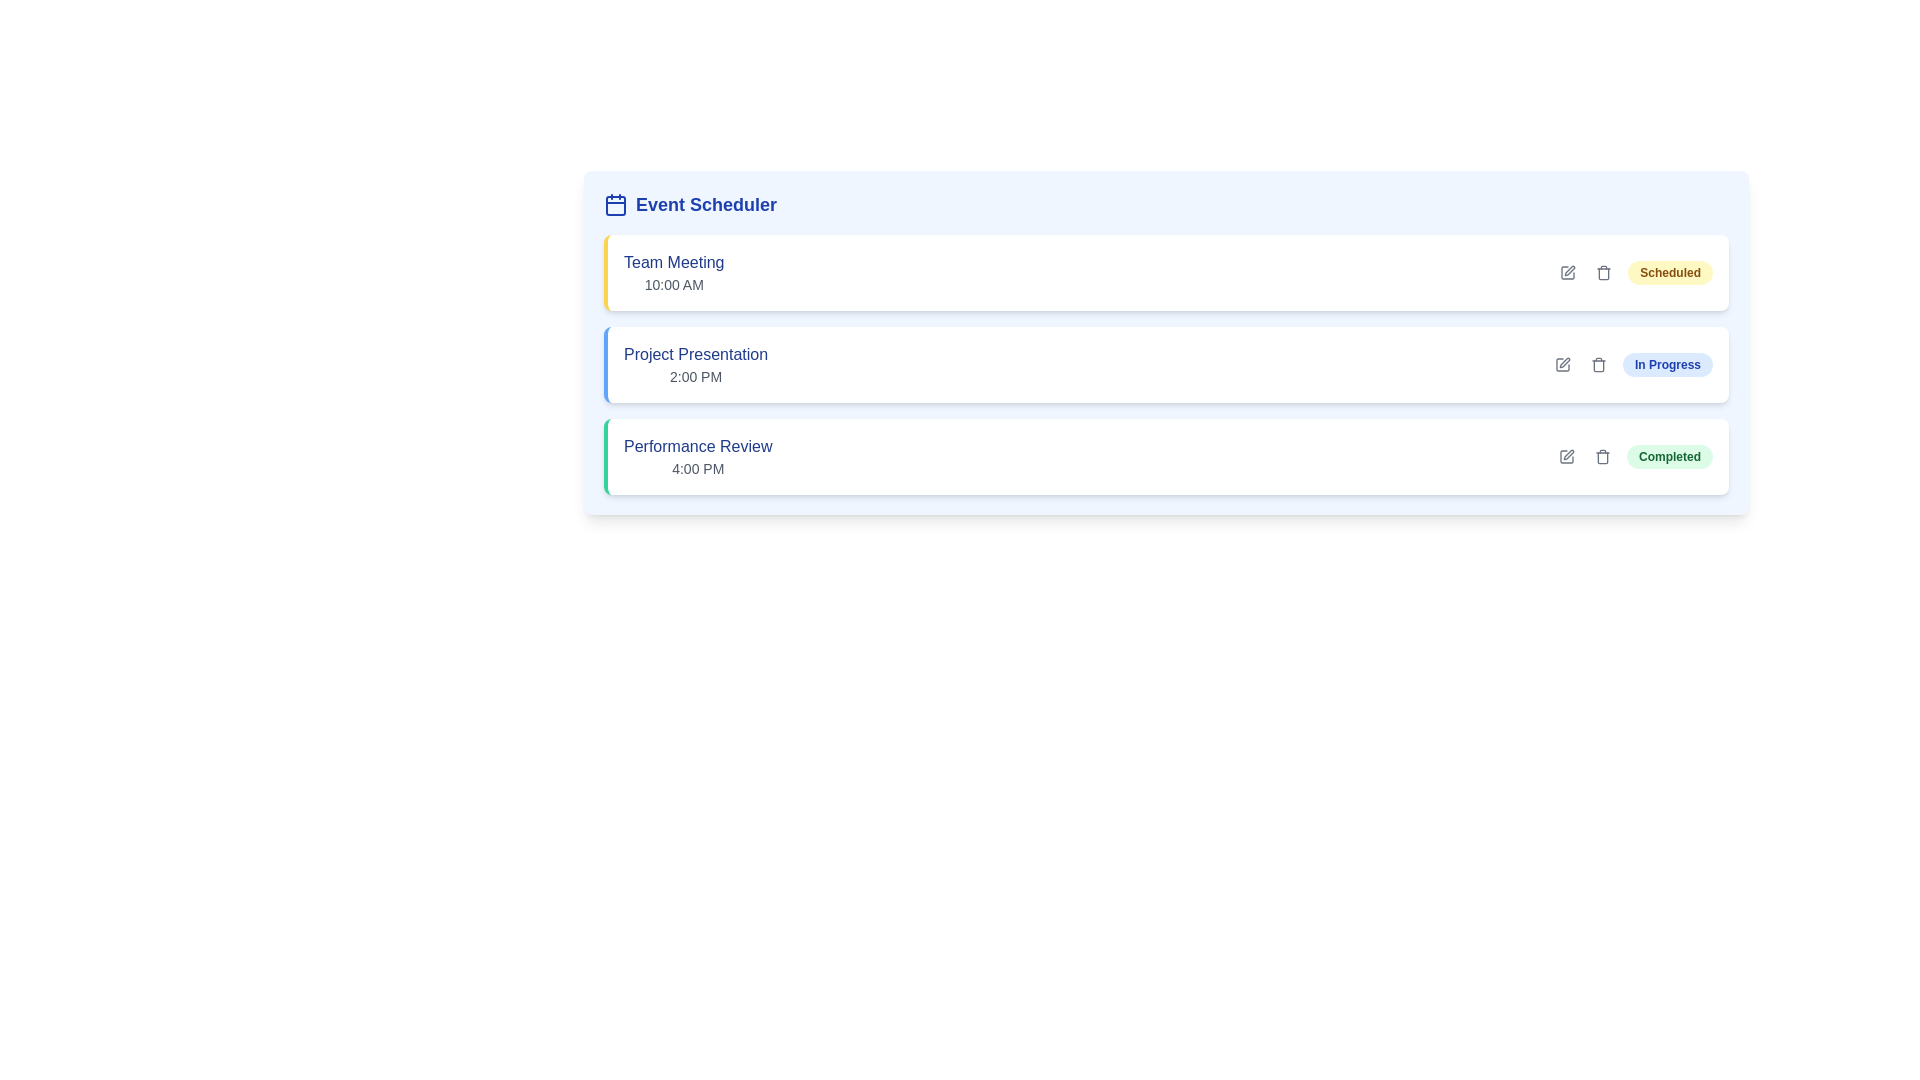 This screenshot has width=1920, height=1080. What do you see at coordinates (1563, 362) in the screenshot?
I see `the small pen-shaped icon located in the right section of the project presentation row, adjacent to the 'In Progress' tag` at bounding box center [1563, 362].